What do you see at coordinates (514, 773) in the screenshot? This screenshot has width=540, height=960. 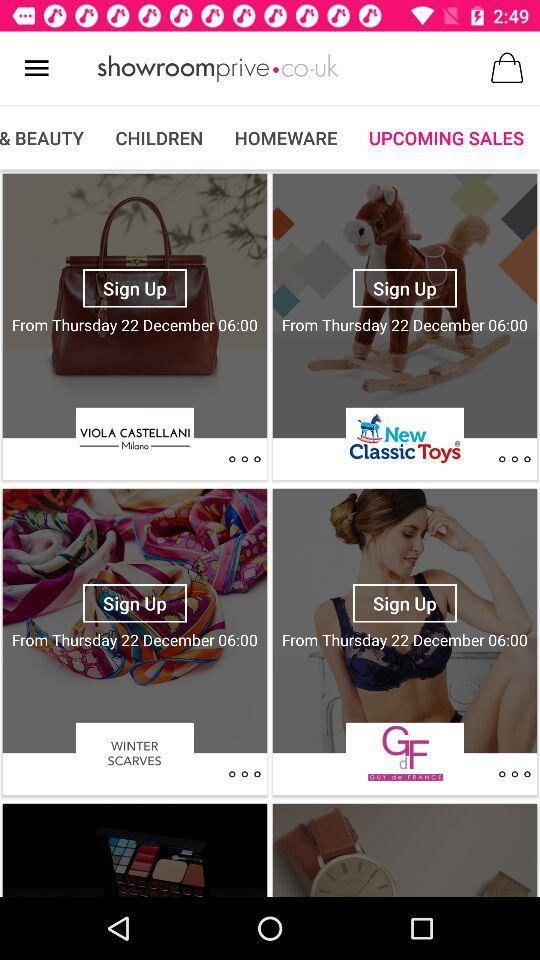 I see `go back` at bounding box center [514, 773].